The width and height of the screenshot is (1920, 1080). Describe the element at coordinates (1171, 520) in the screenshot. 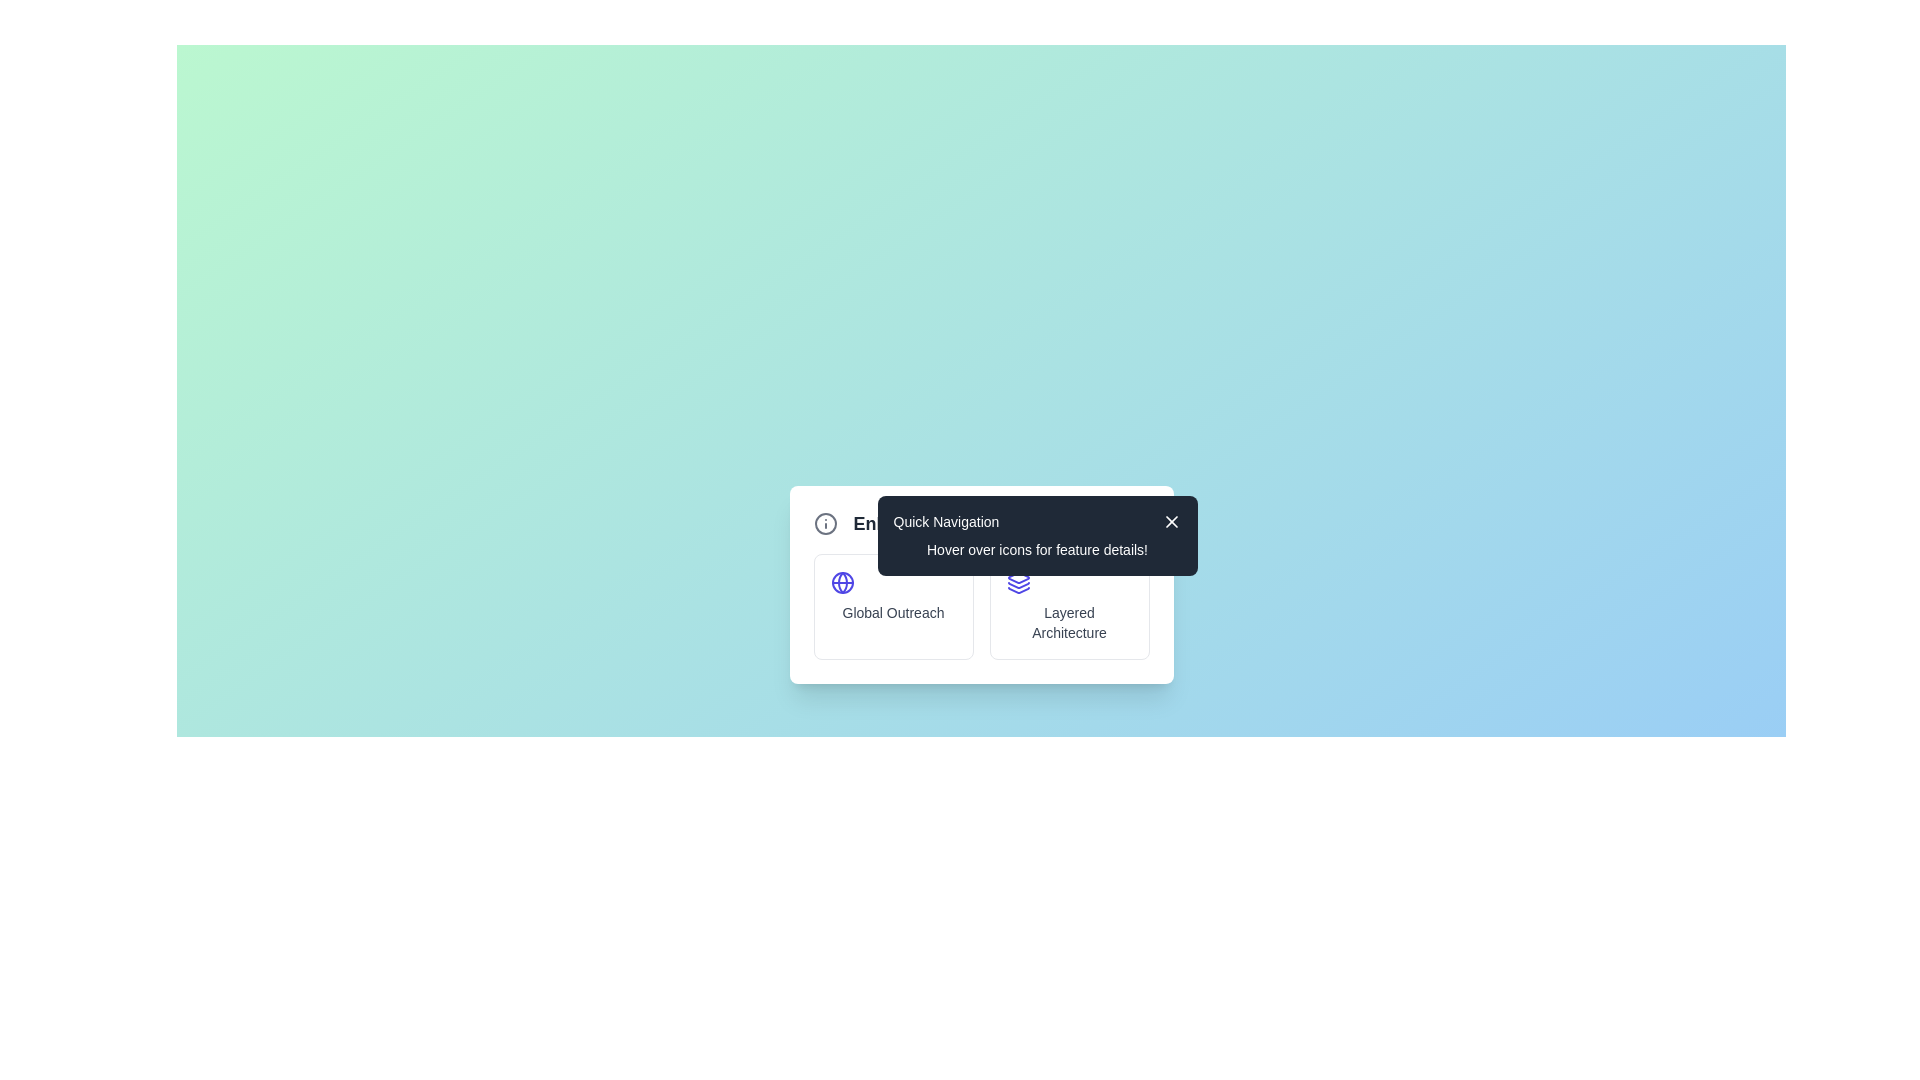

I see `the close button located to the far right of the 'Quick Navigation' header area to observe the color change` at that location.